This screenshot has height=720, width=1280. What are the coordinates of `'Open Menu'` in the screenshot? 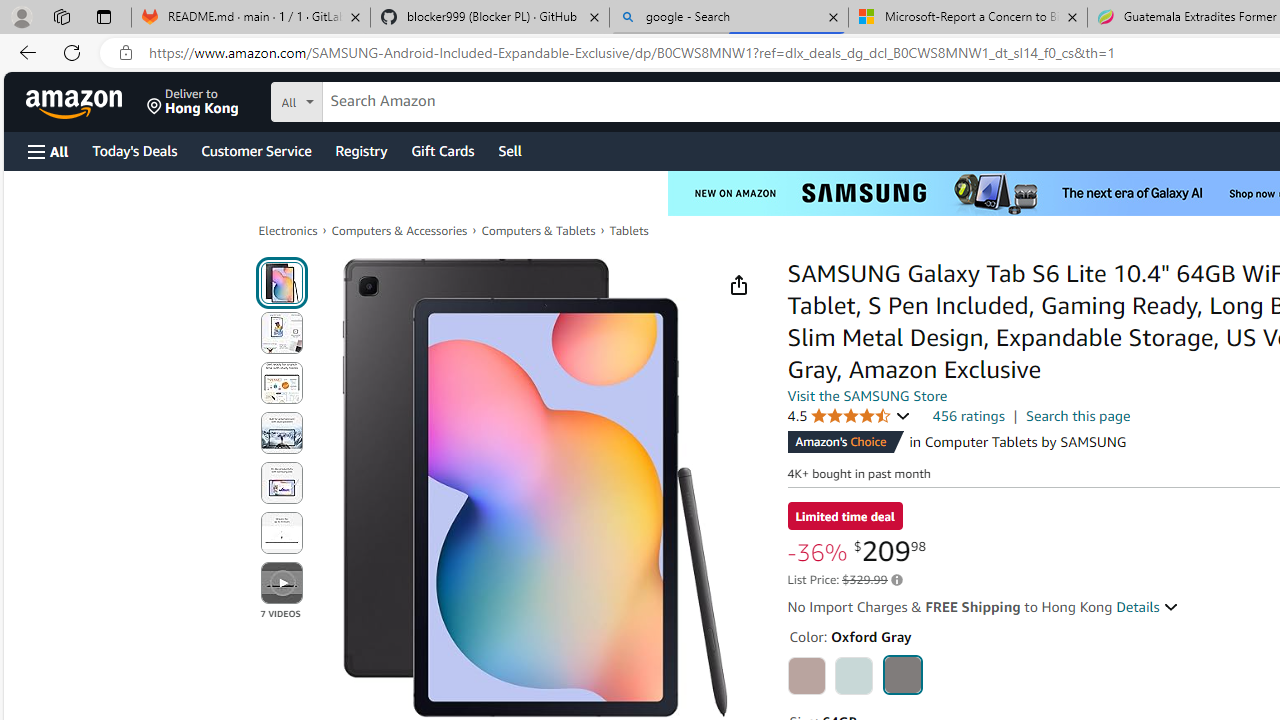 It's located at (48, 150).